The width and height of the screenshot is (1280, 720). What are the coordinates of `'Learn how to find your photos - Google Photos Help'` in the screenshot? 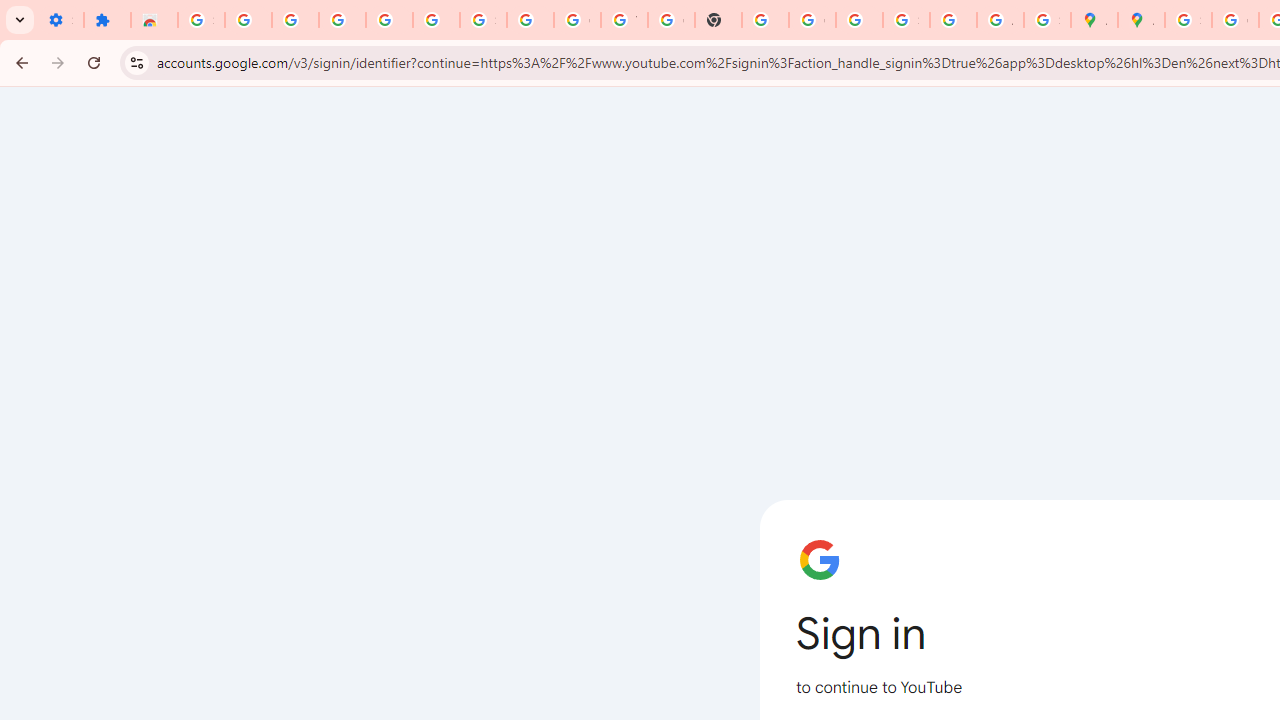 It's located at (389, 20).